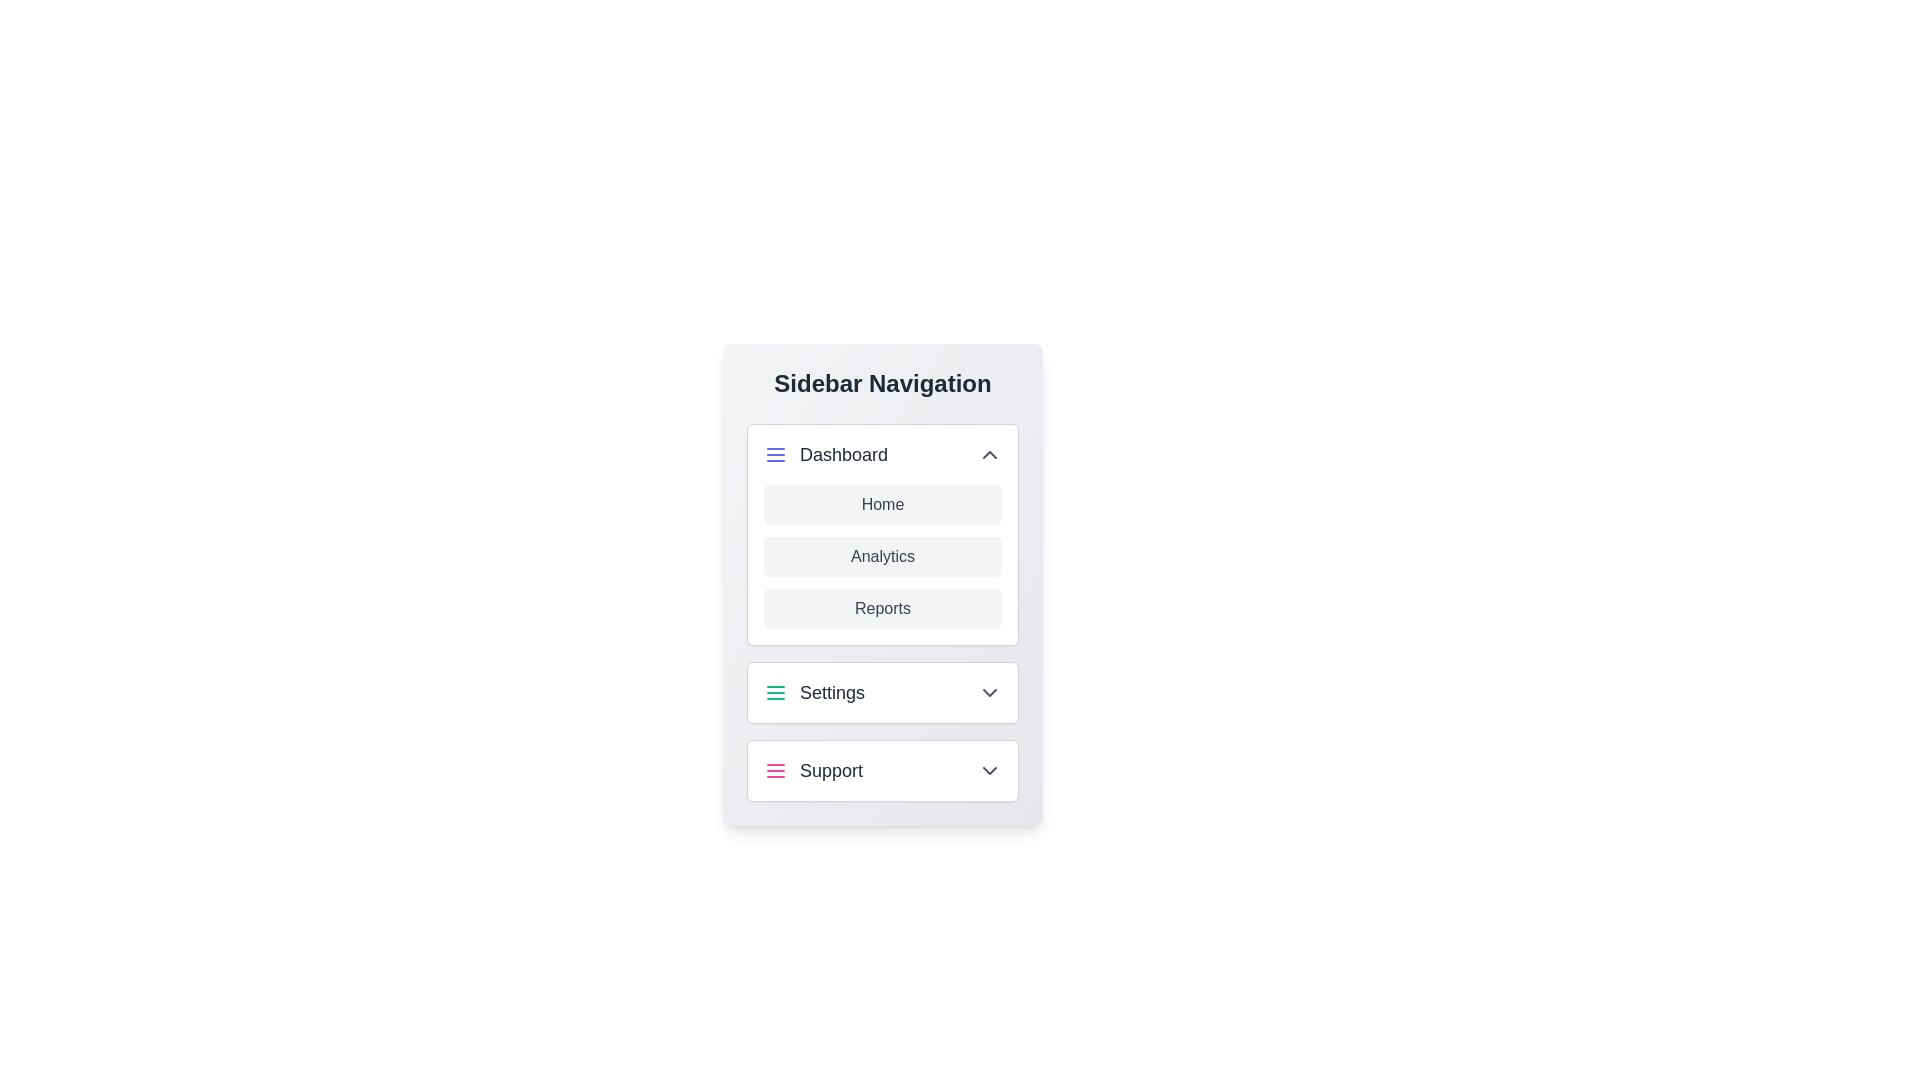  What do you see at coordinates (831, 770) in the screenshot?
I see `the 'Support' text label in the sidebar menu under the 'Settings' section, which is displayed in gray and has a heading font size` at bounding box center [831, 770].